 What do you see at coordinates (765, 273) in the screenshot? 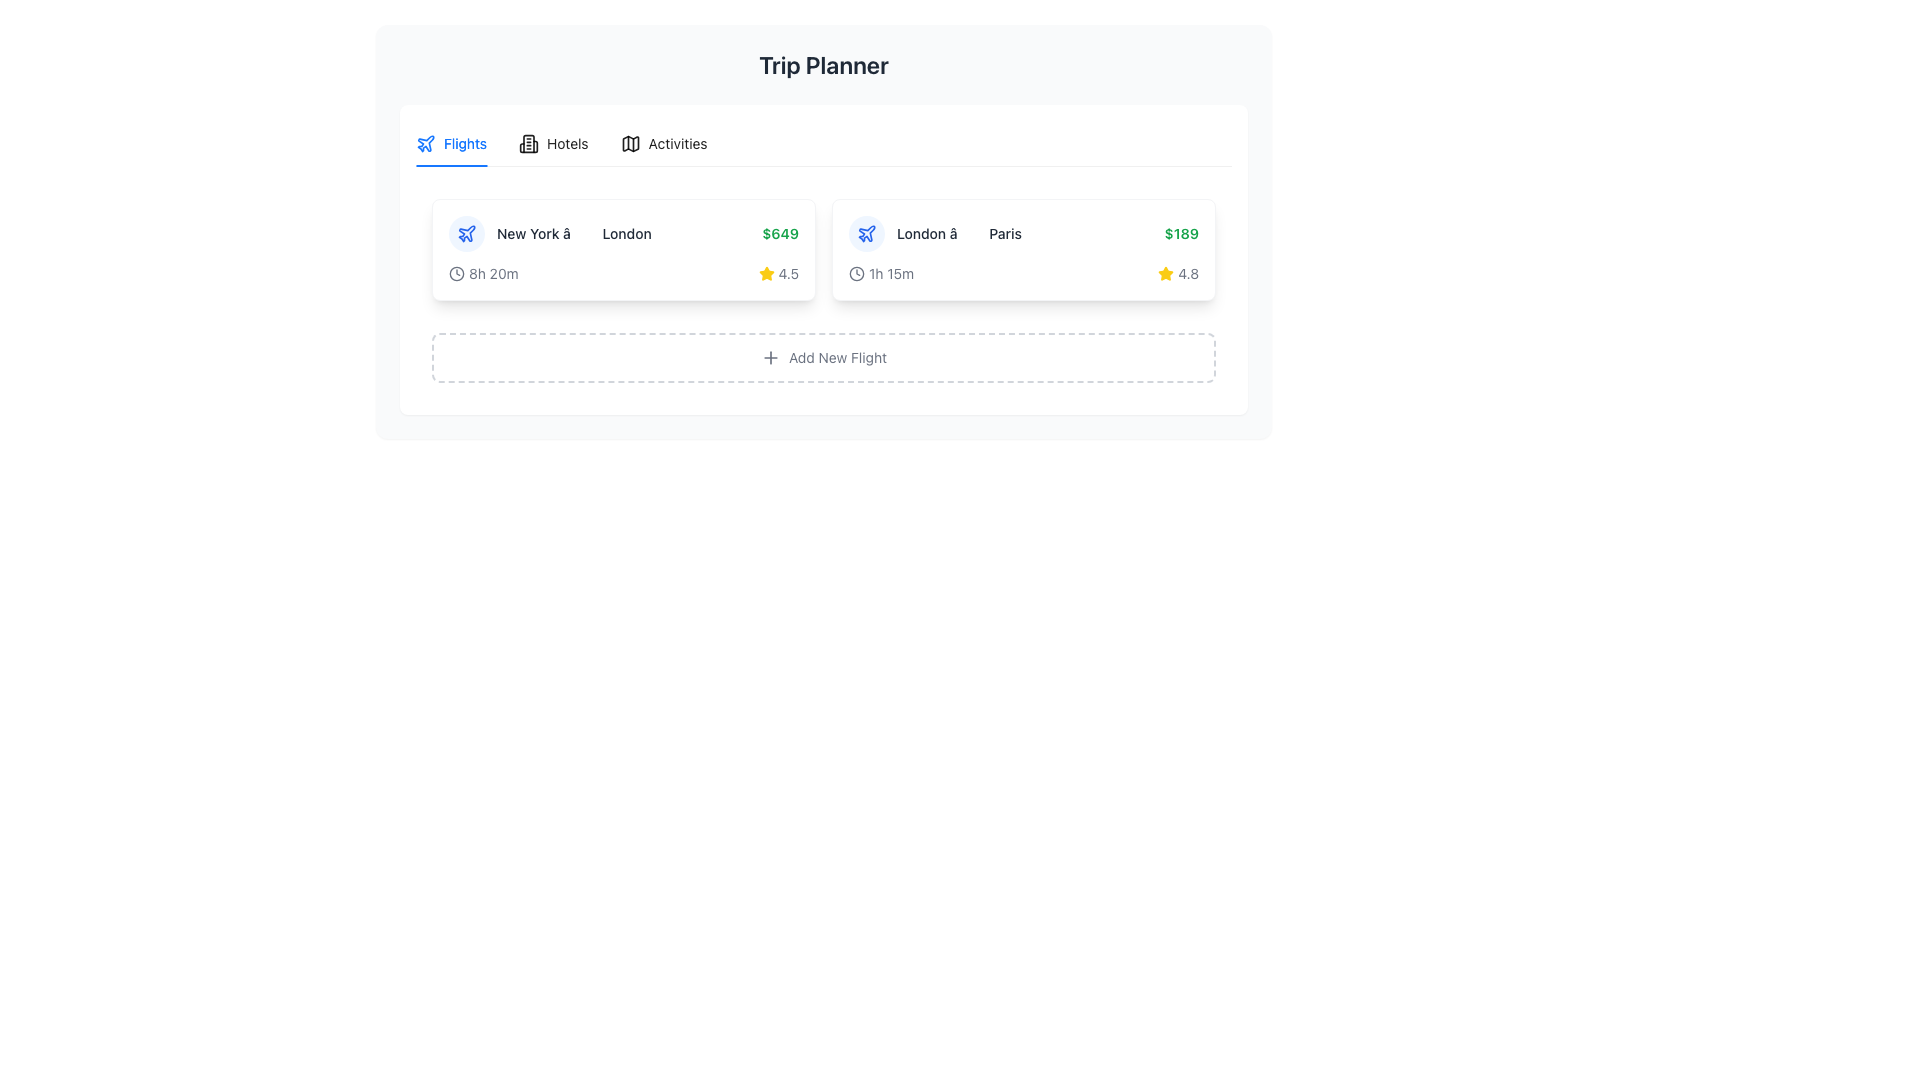
I see `the star-shaped yellow icon representing a 4.5 rating in the flight card from 'New York' to 'London'` at bounding box center [765, 273].